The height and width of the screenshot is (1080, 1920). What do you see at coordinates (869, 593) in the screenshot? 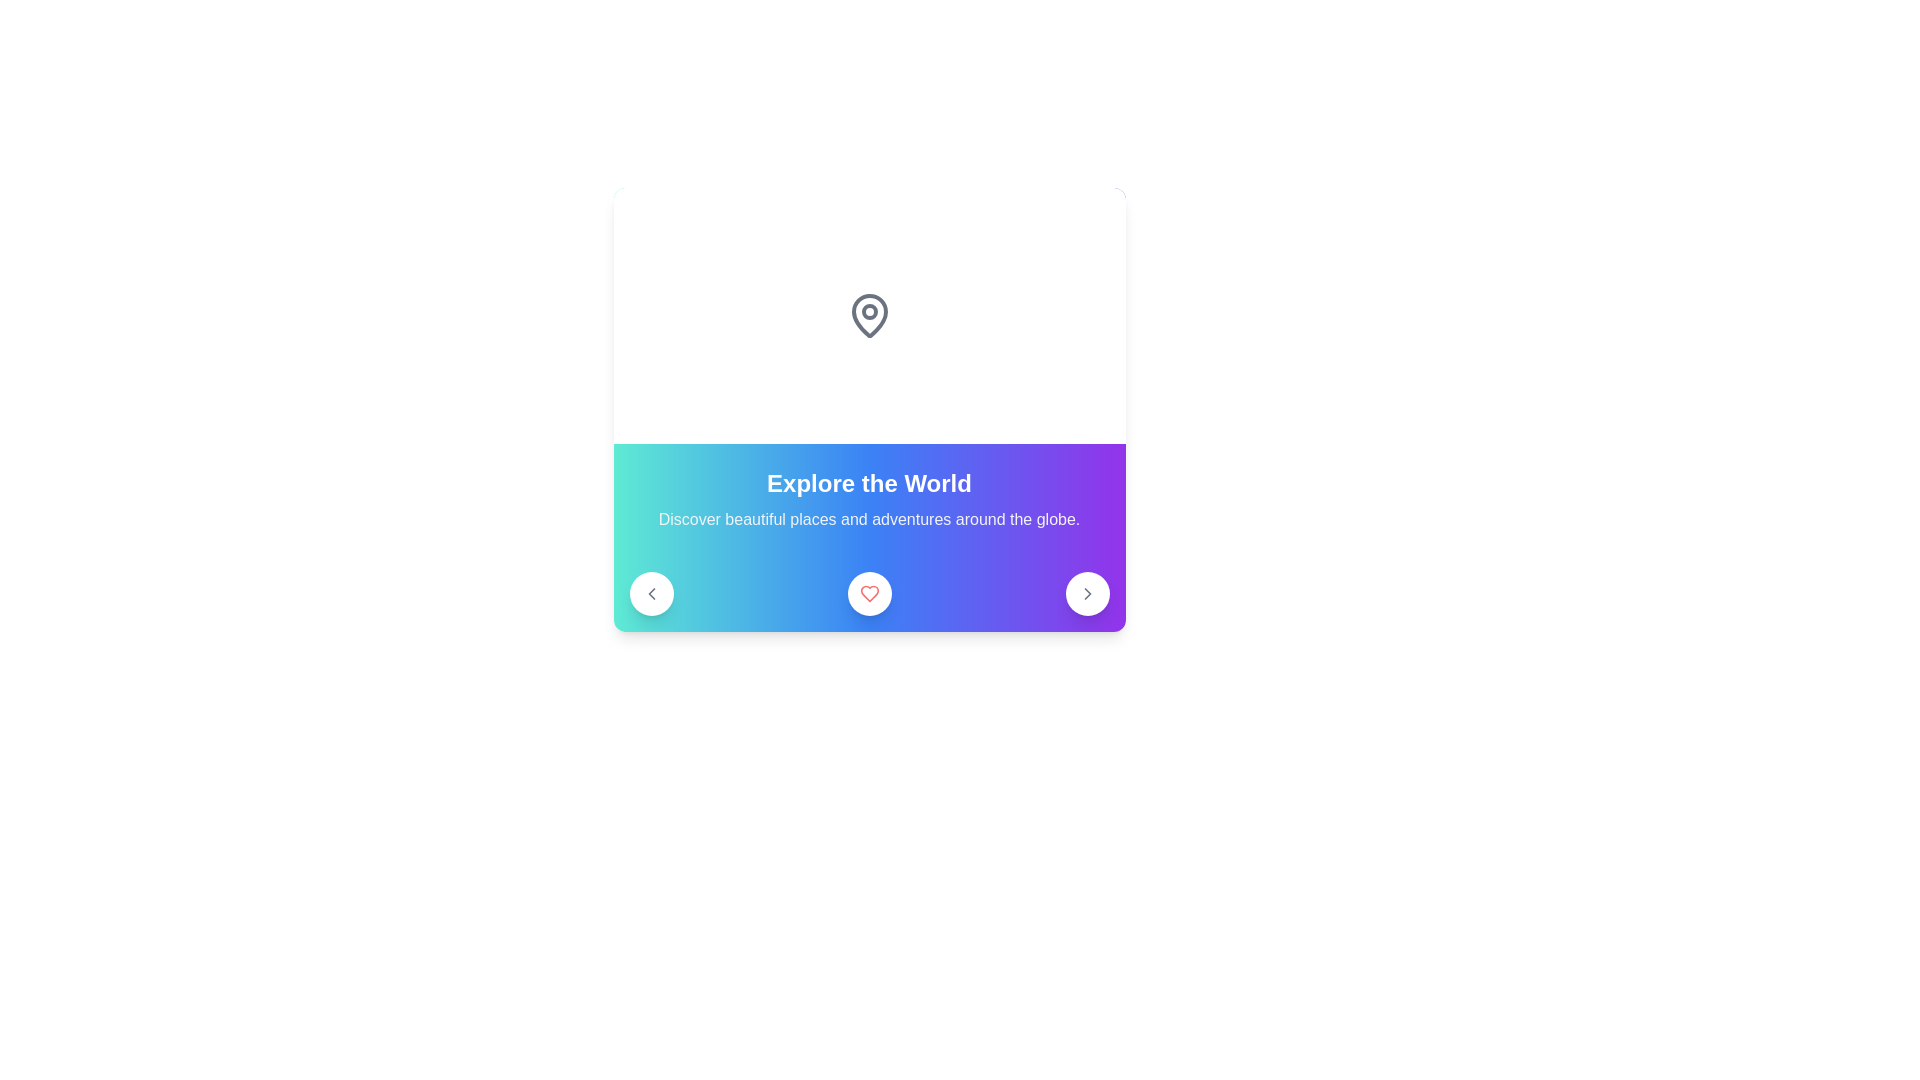
I see `the favorite button located in the middle of the lower section of the card interface` at bounding box center [869, 593].